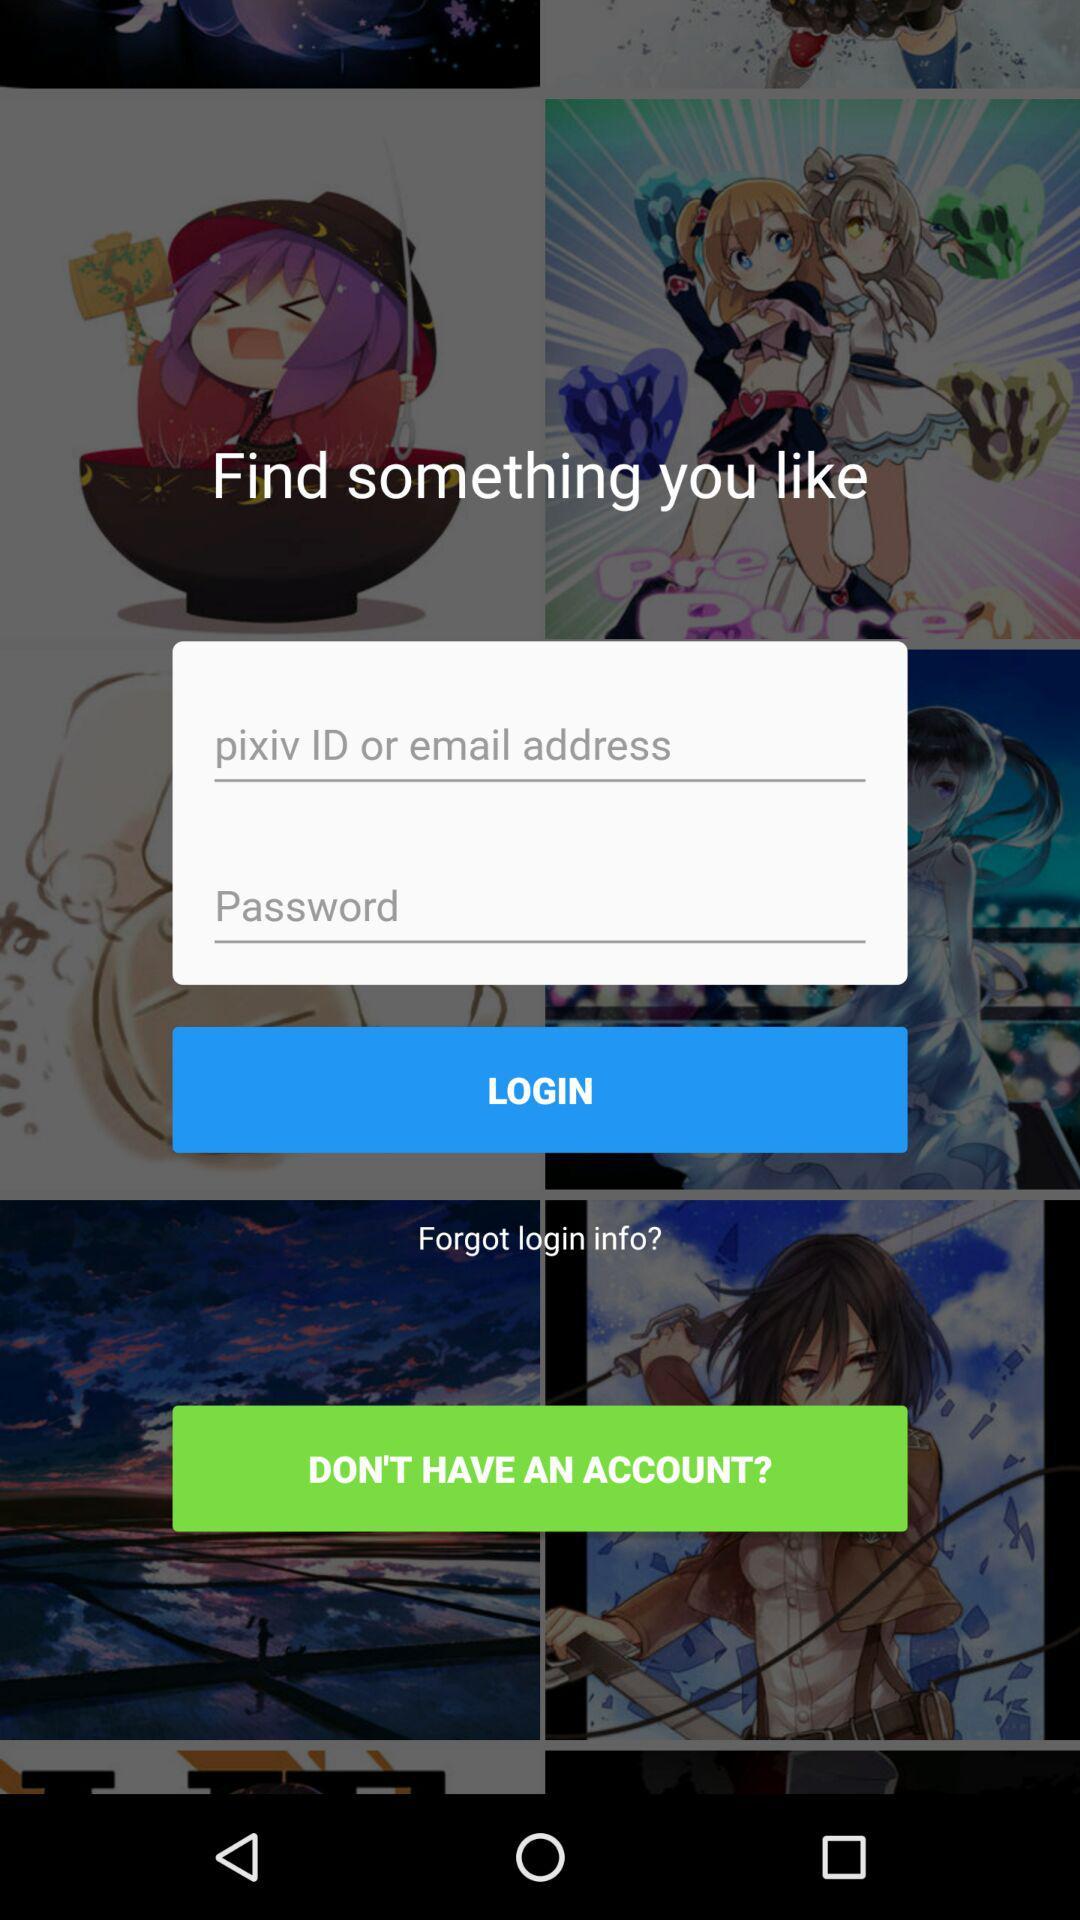 This screenshot has height=1920, width=1080. I want to click on password, so click(540, 906).